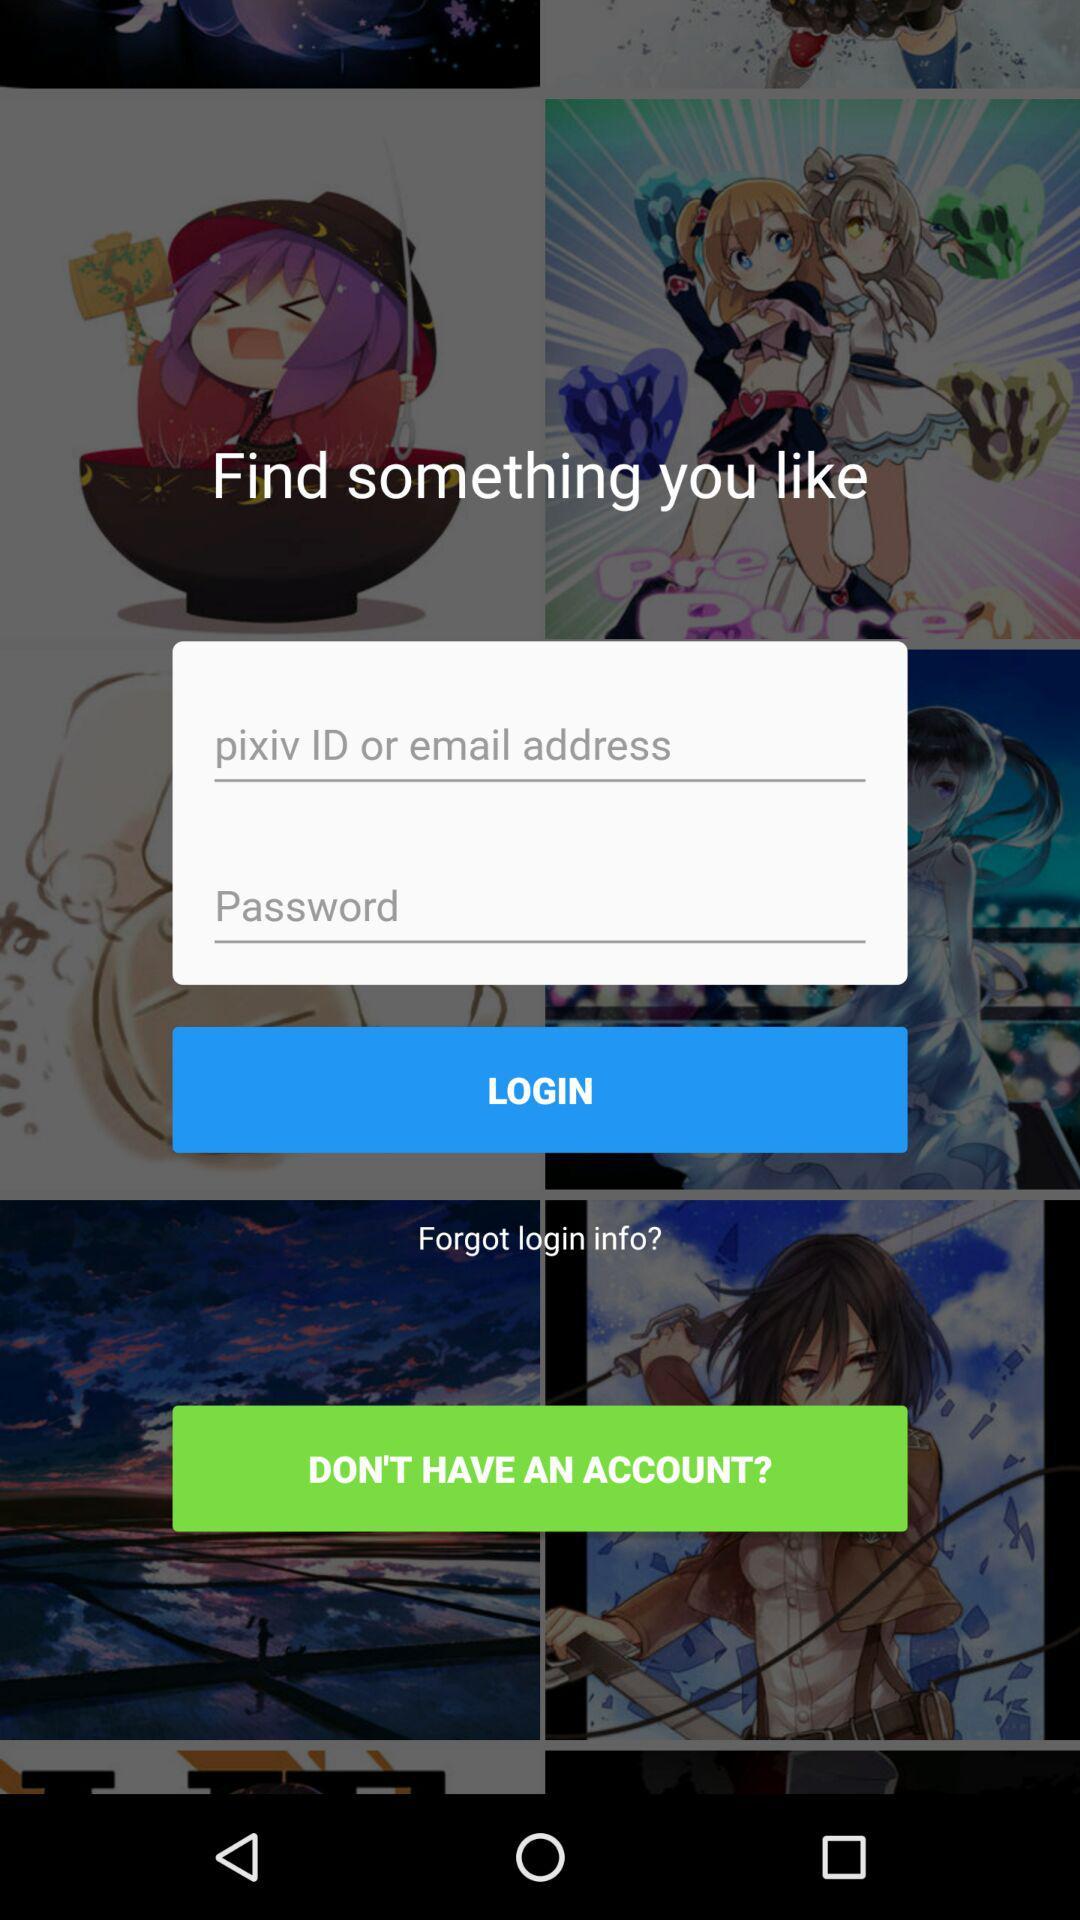 This screenshot has height=1920, width=1080. I want to click on password, so click(540, 906).